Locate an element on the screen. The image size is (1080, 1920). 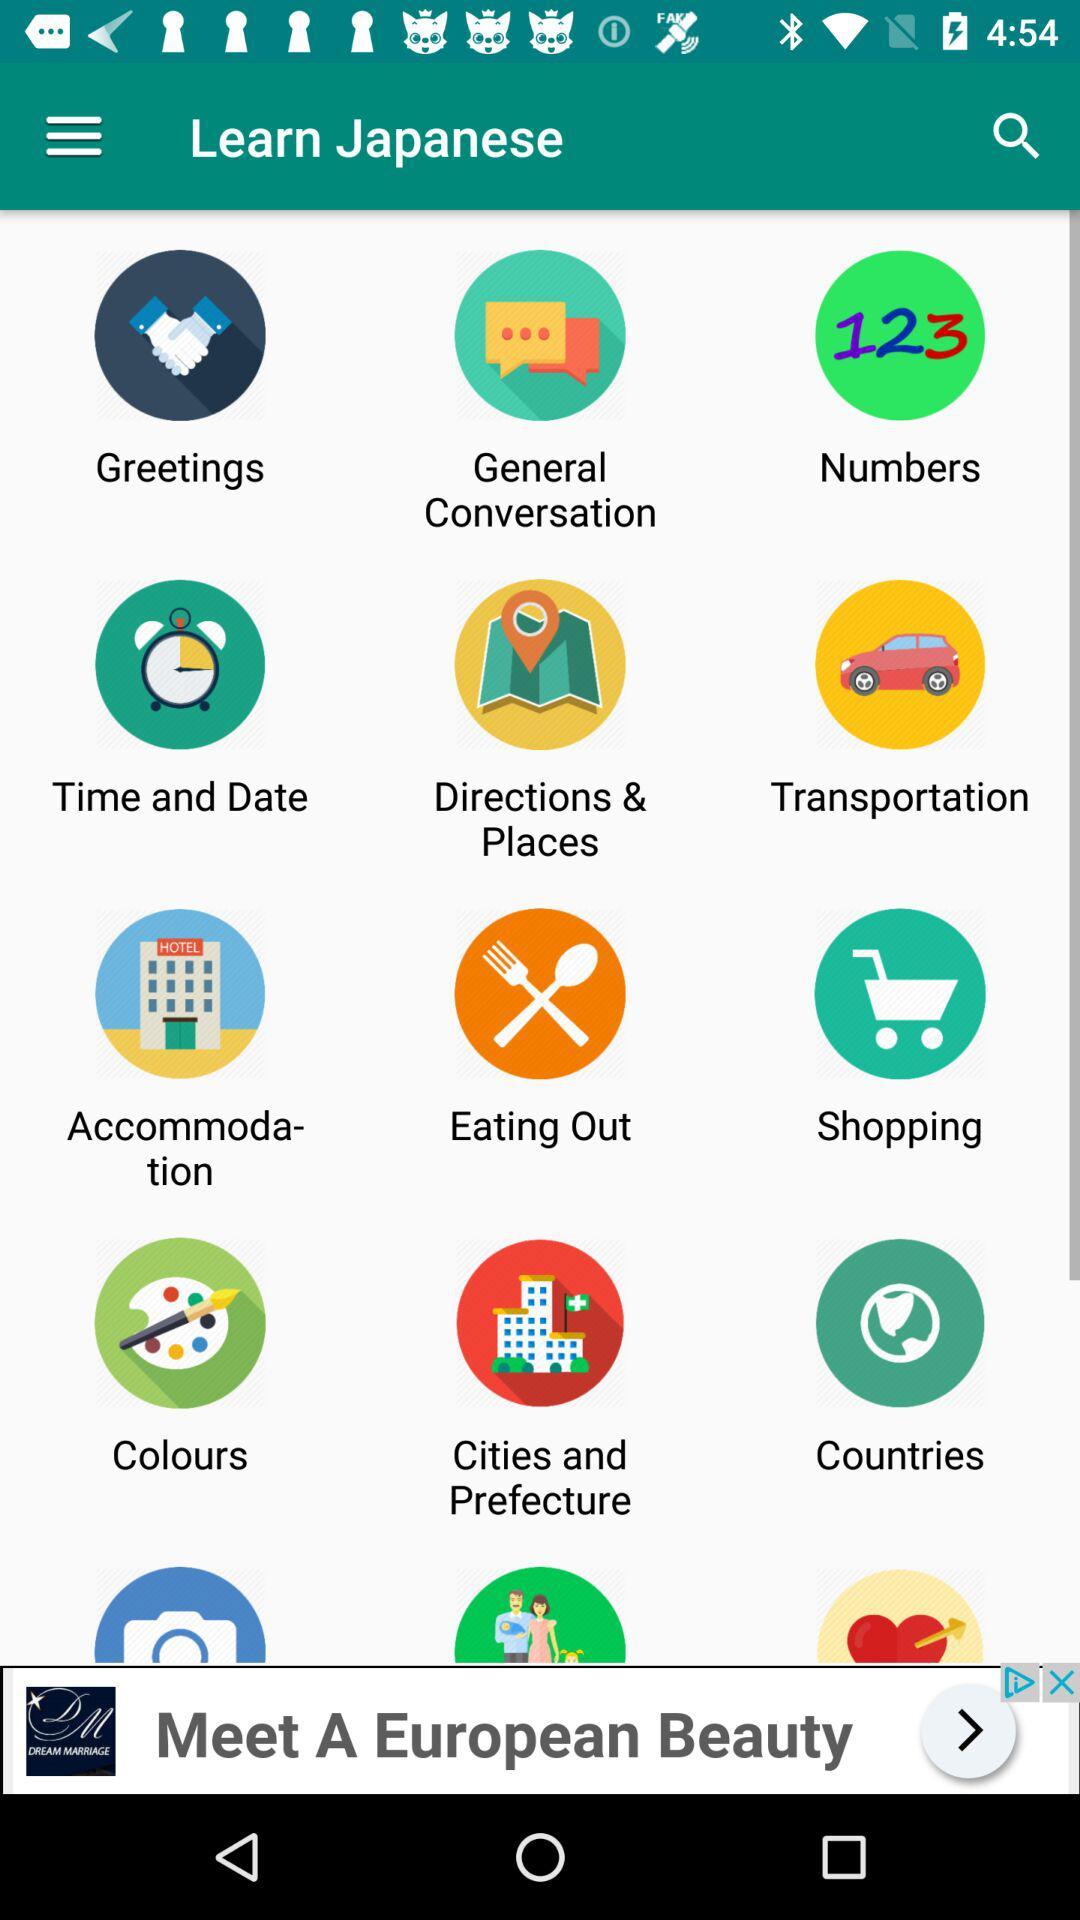
the heart icon is located at coordinates (900, 1614).